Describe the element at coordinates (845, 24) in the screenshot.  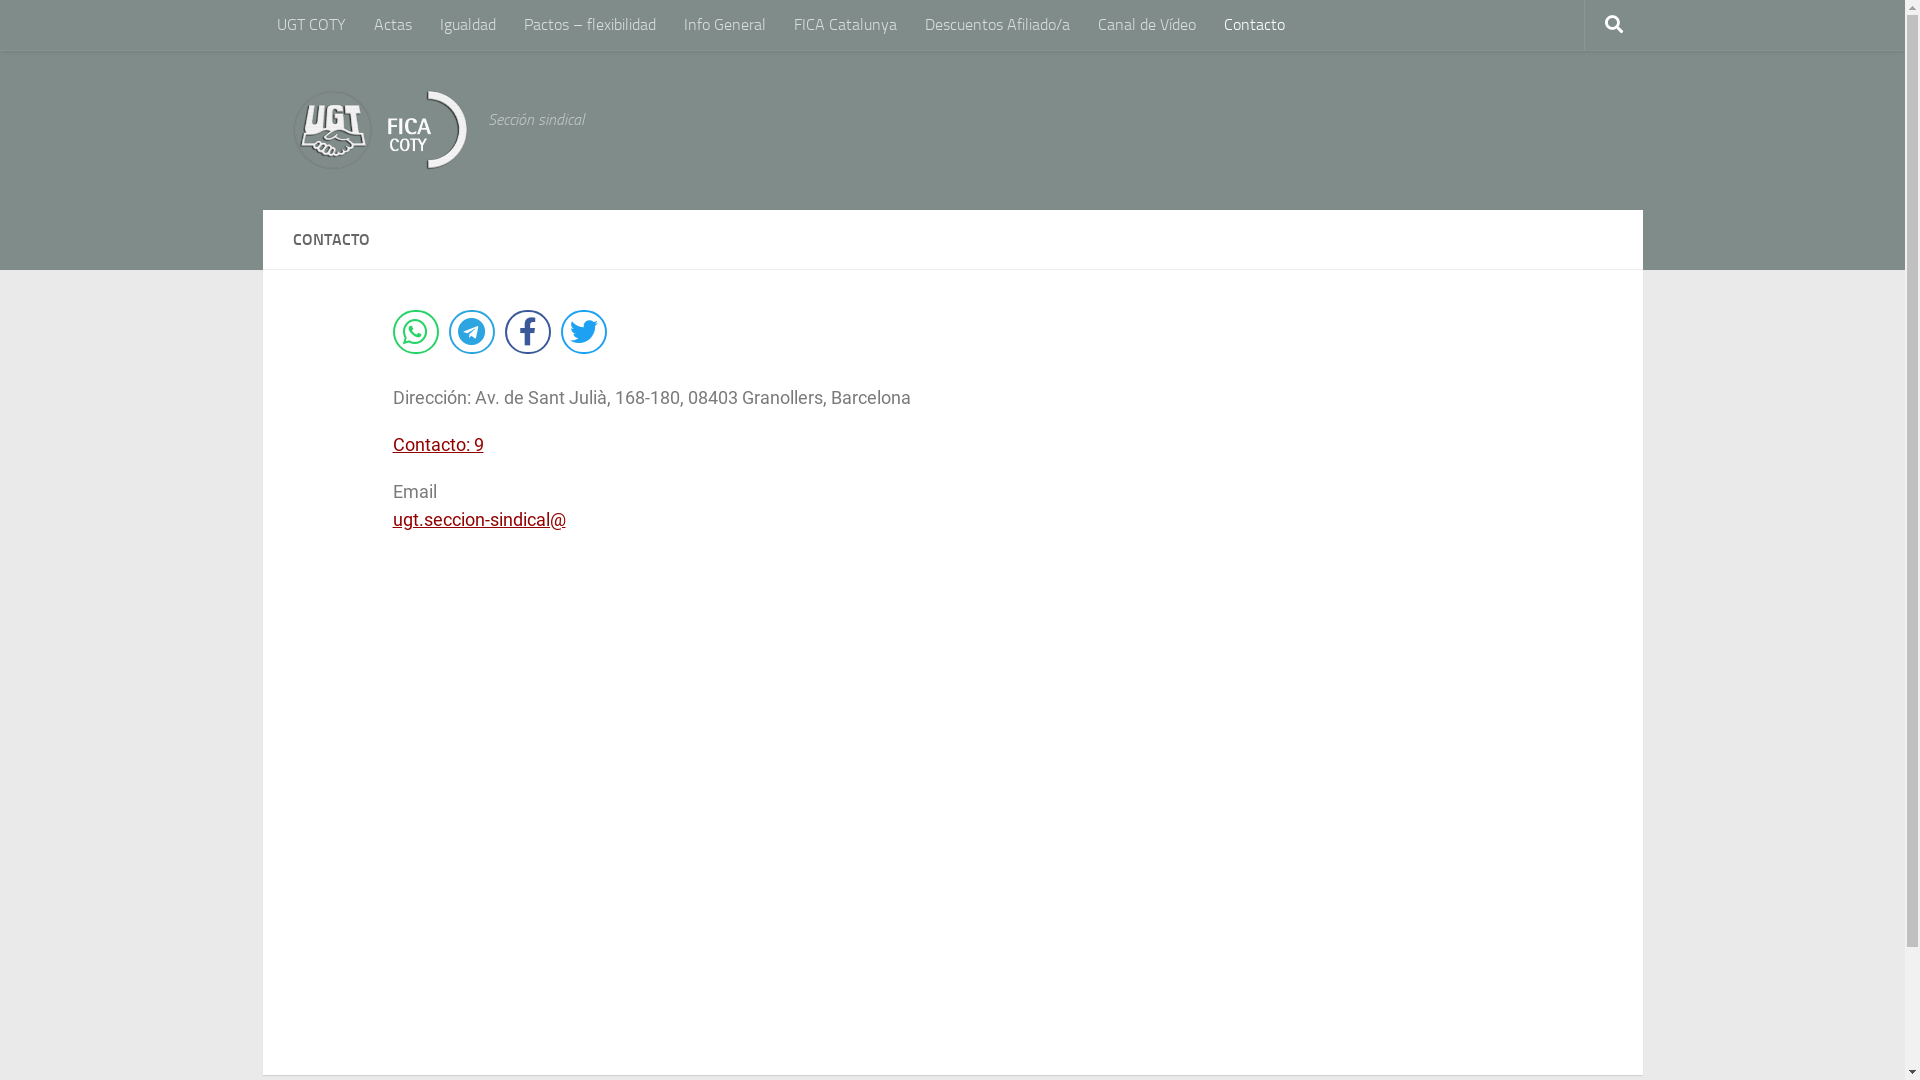
I see `'FICA Catalunya'` at that location.